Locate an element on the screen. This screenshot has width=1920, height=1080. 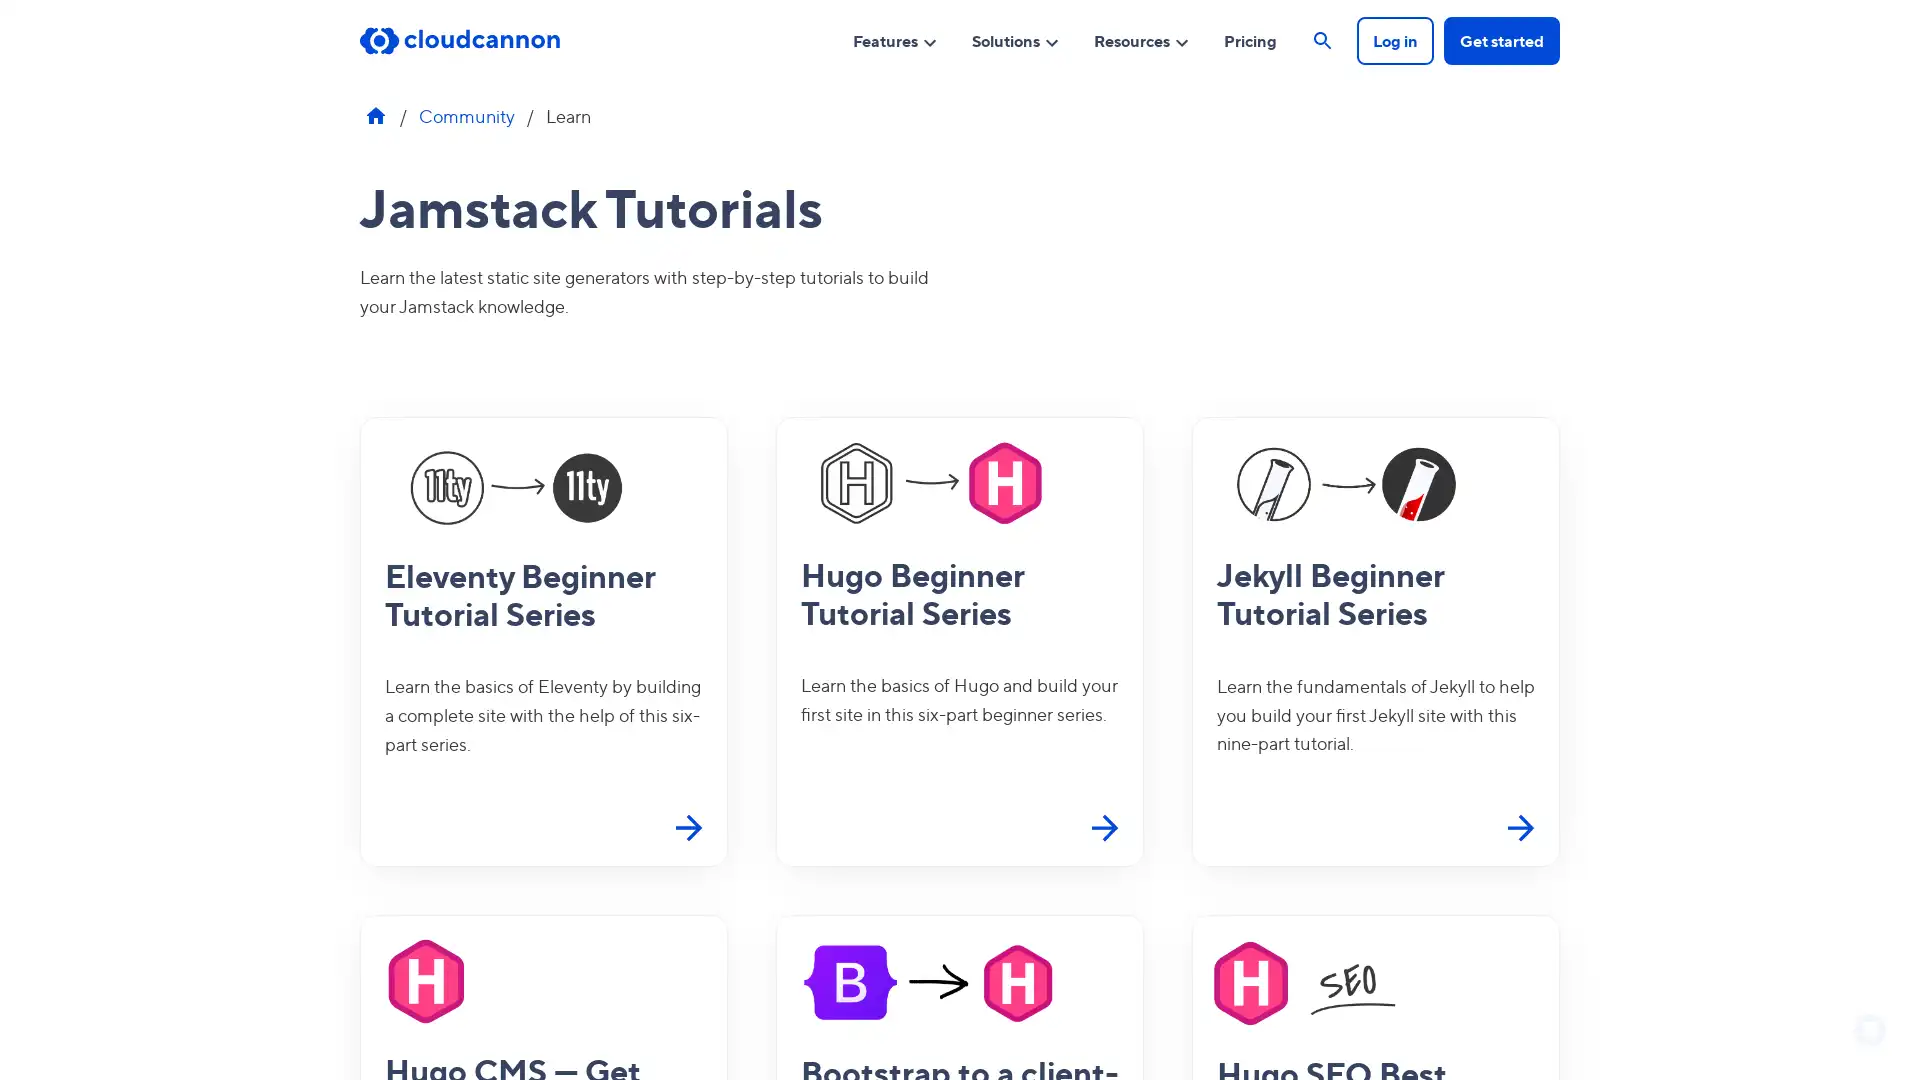
Open Intercom Messenger is located at coordinates (1869, 1029).